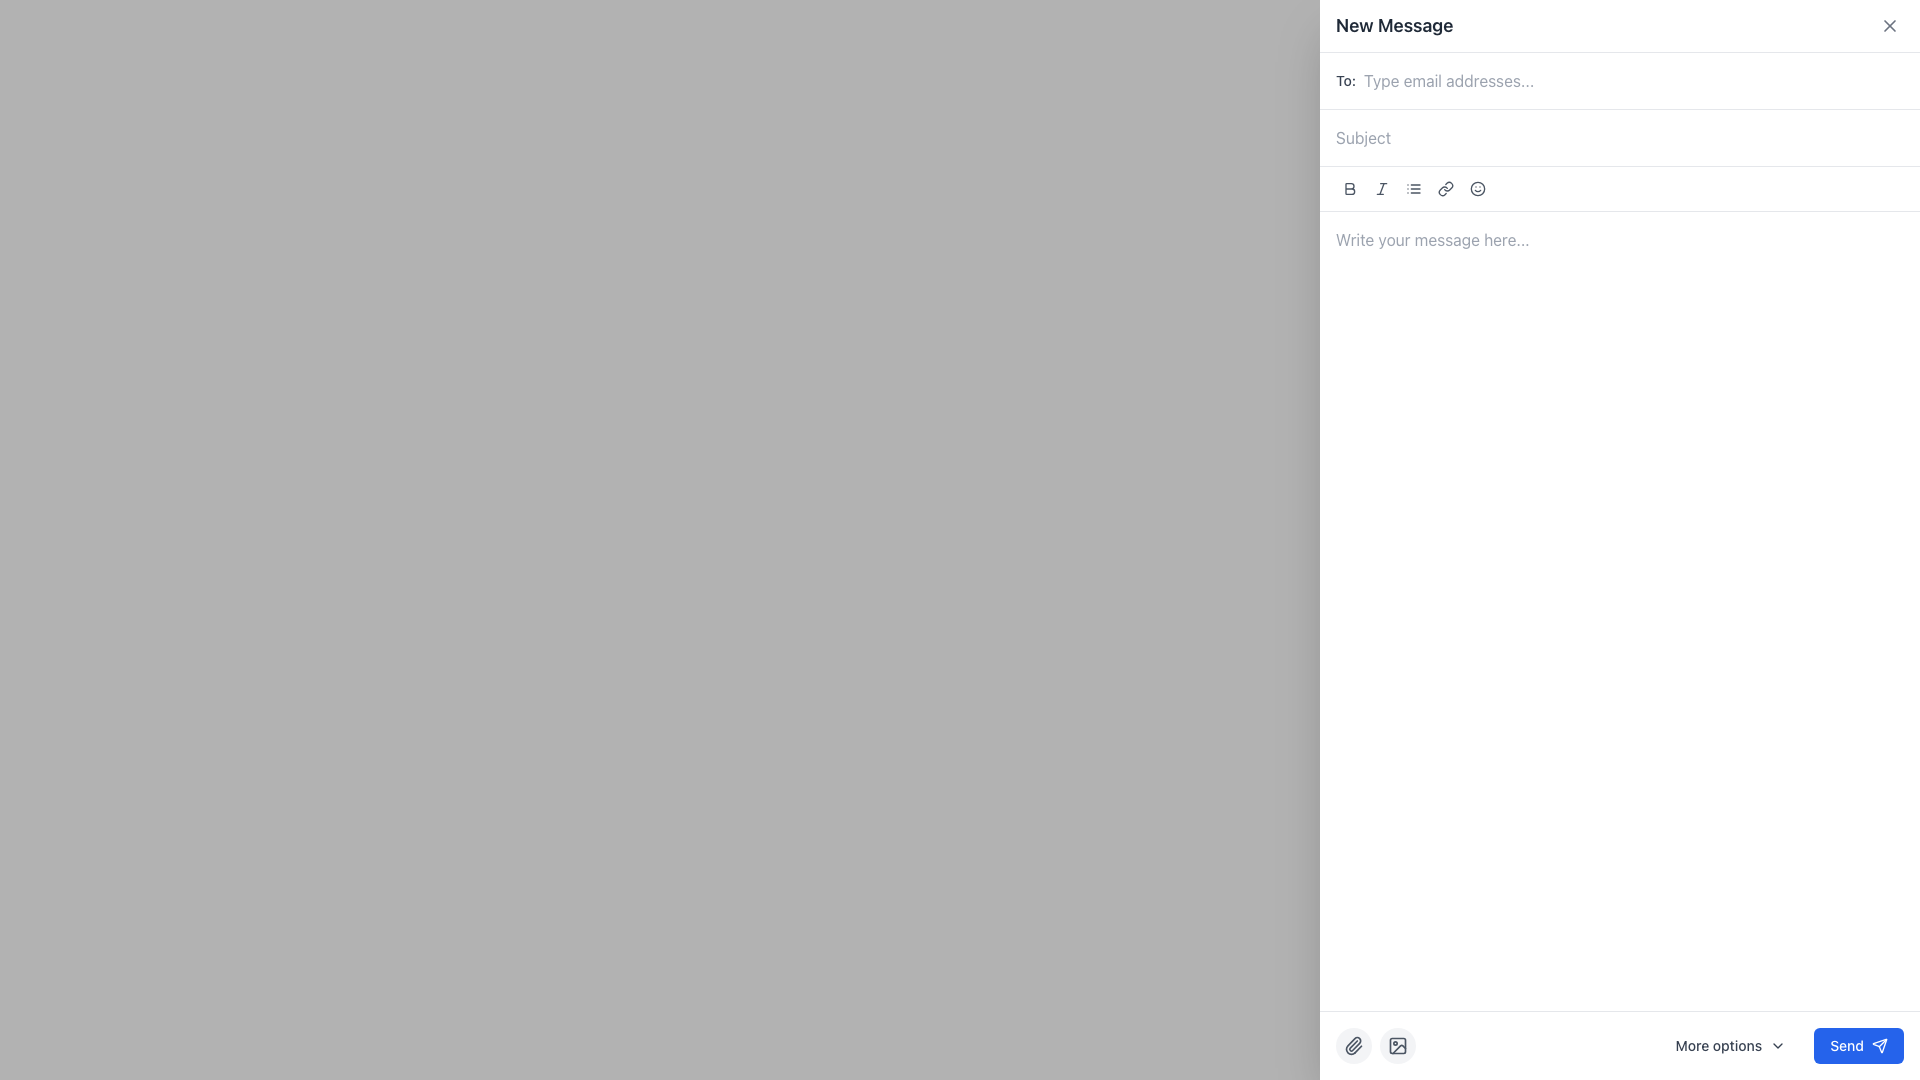 The image size is (1920, 1080). I want to click on the bold formatting button, which is the first button in the formatting options row beneath the subject line in the email composition interface, so click(1349, 189).